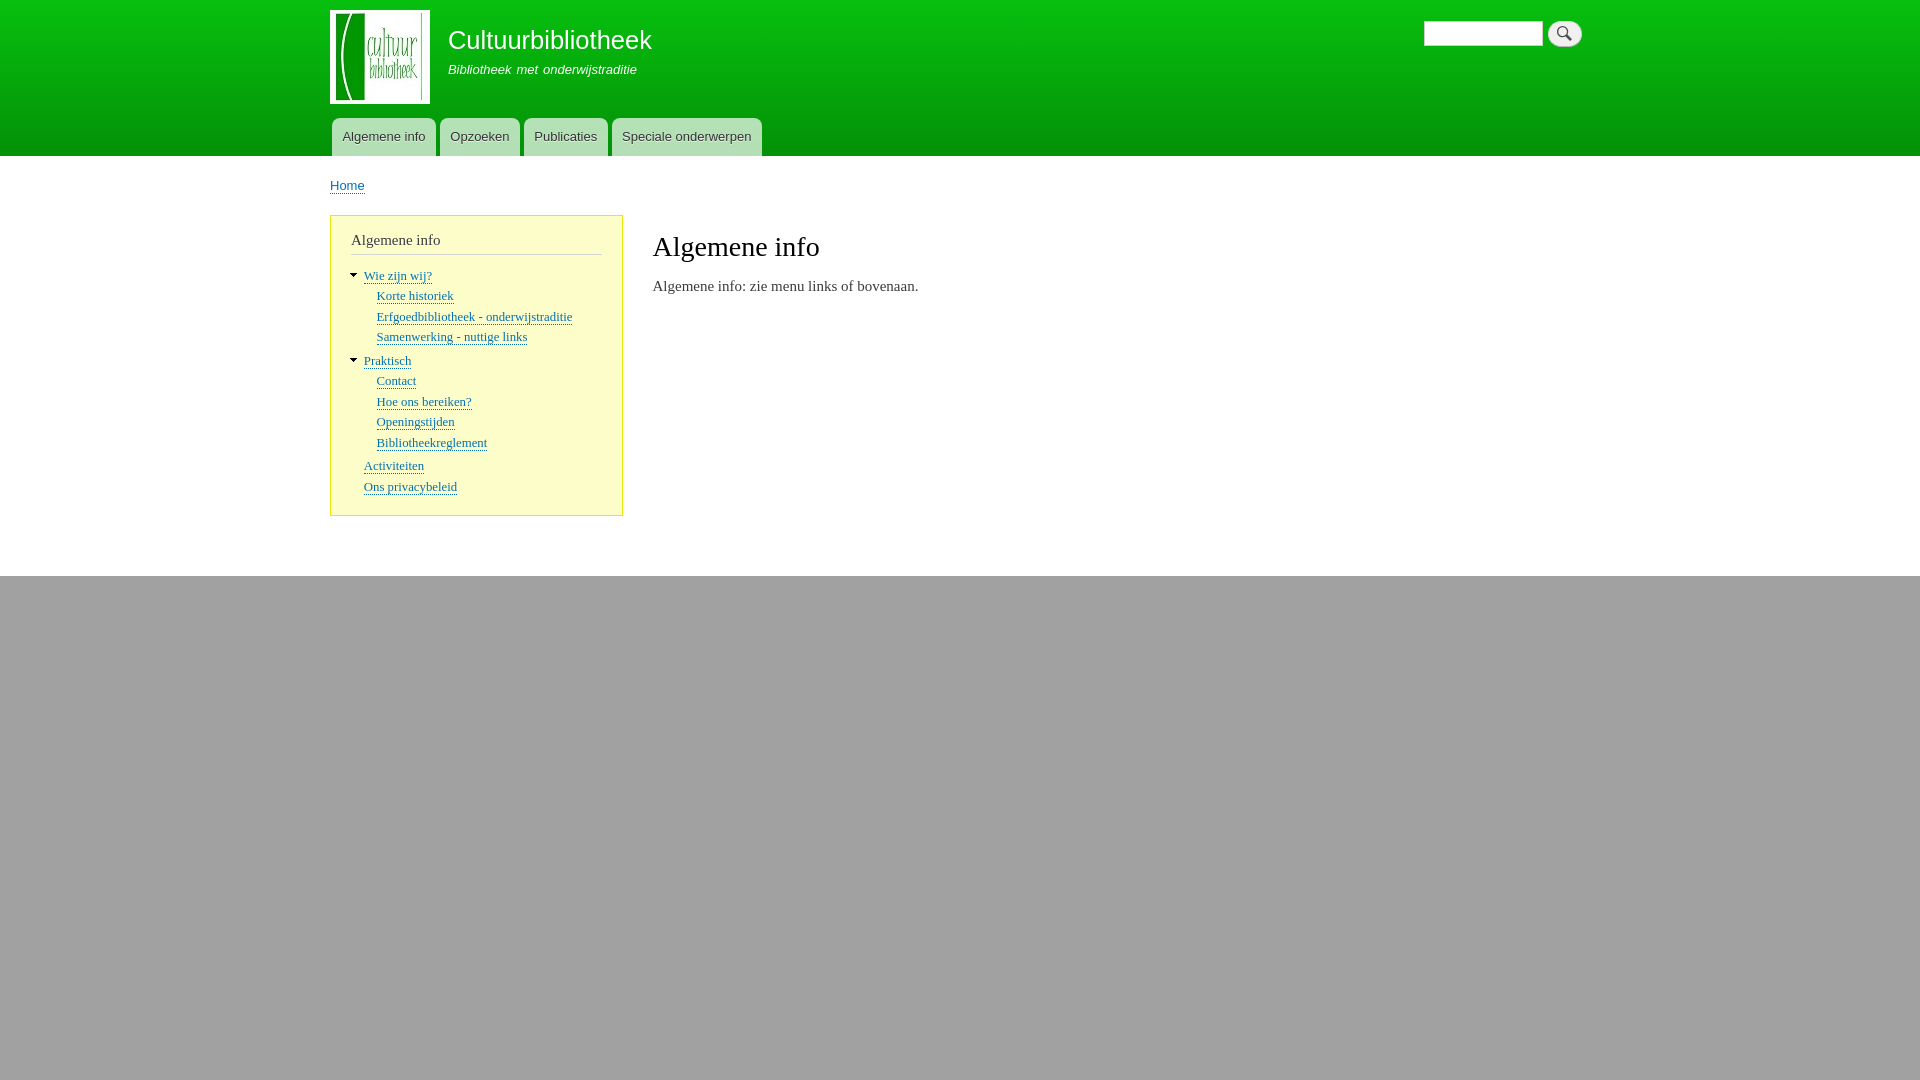 This screenshot has width=1920, height=1080. What do you see at coordinates (451, 336) in the screenshot?
I see `'Samenwerking - nuttige links'` at bounding box center [451, 336].